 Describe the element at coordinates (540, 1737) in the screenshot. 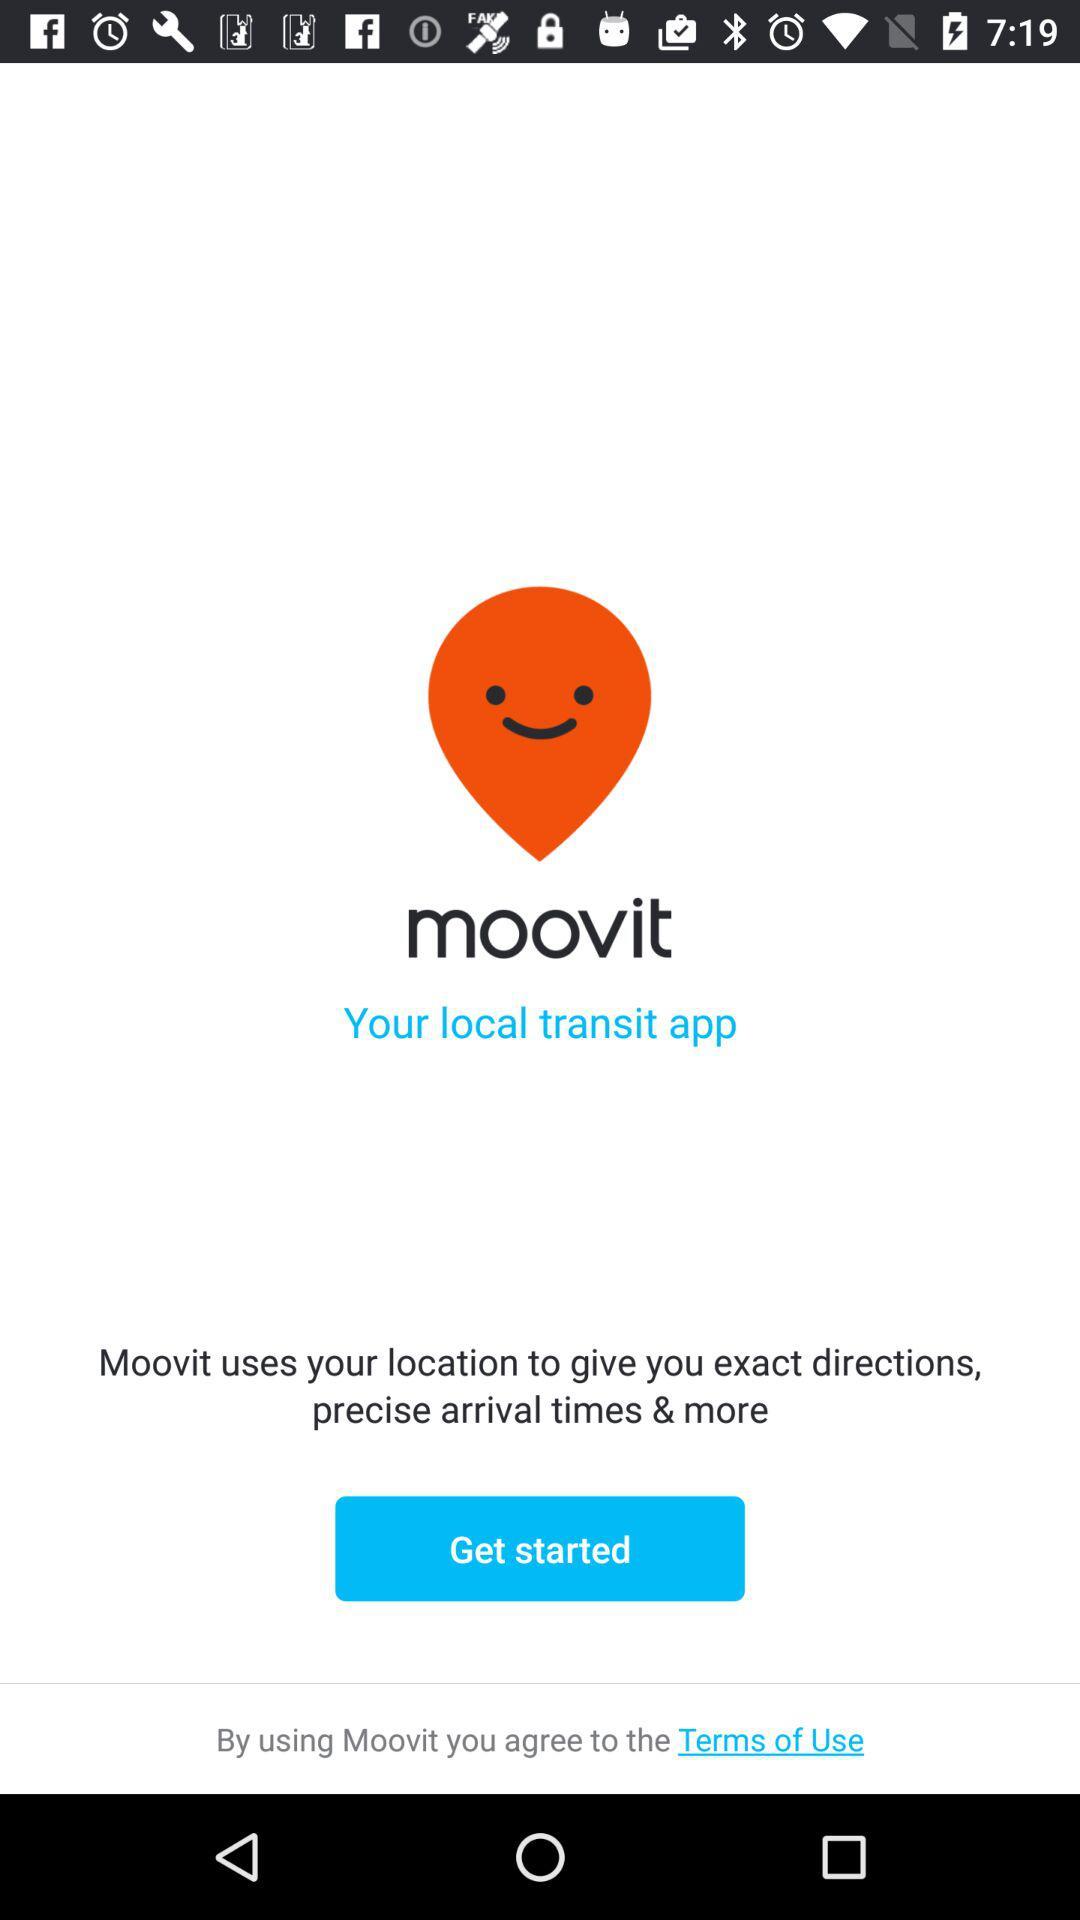

I see `the by using moovit` at that location.